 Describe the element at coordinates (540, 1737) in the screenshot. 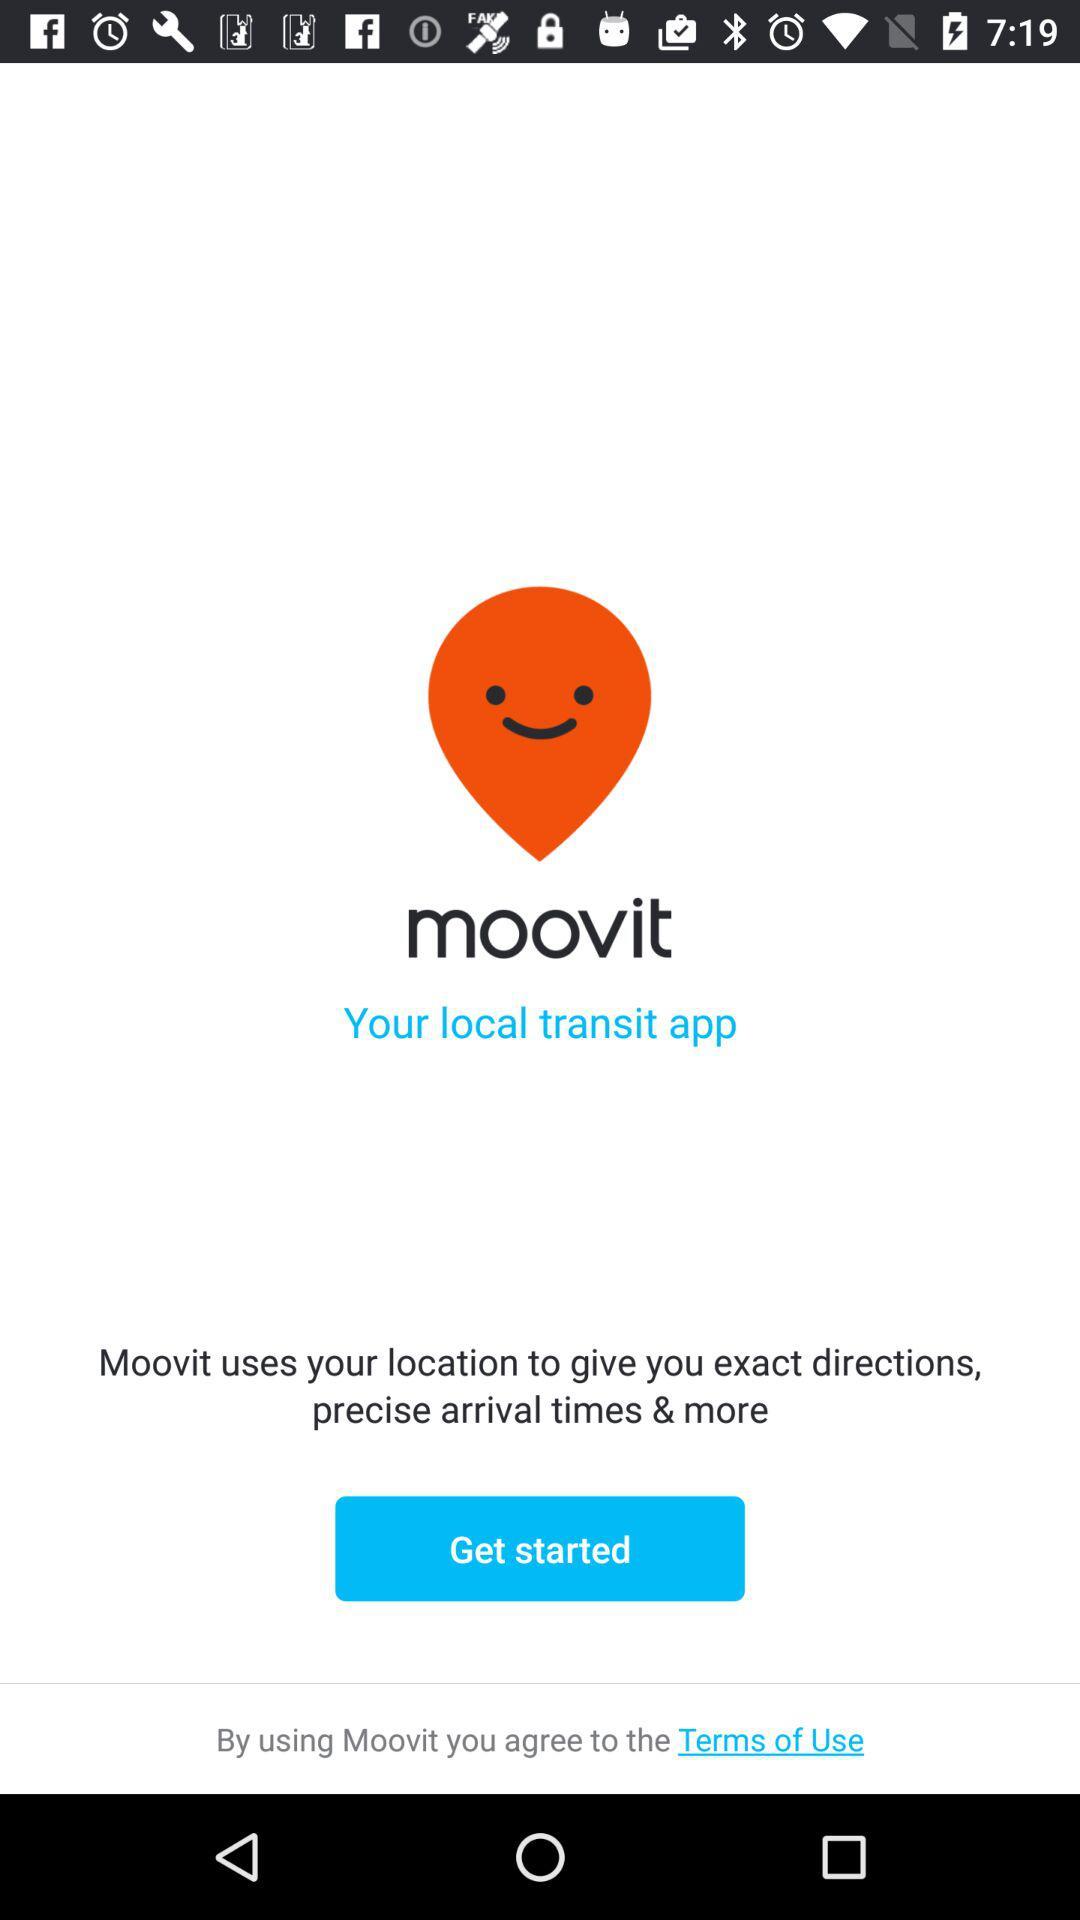

I see `the by using moovit` at that location.